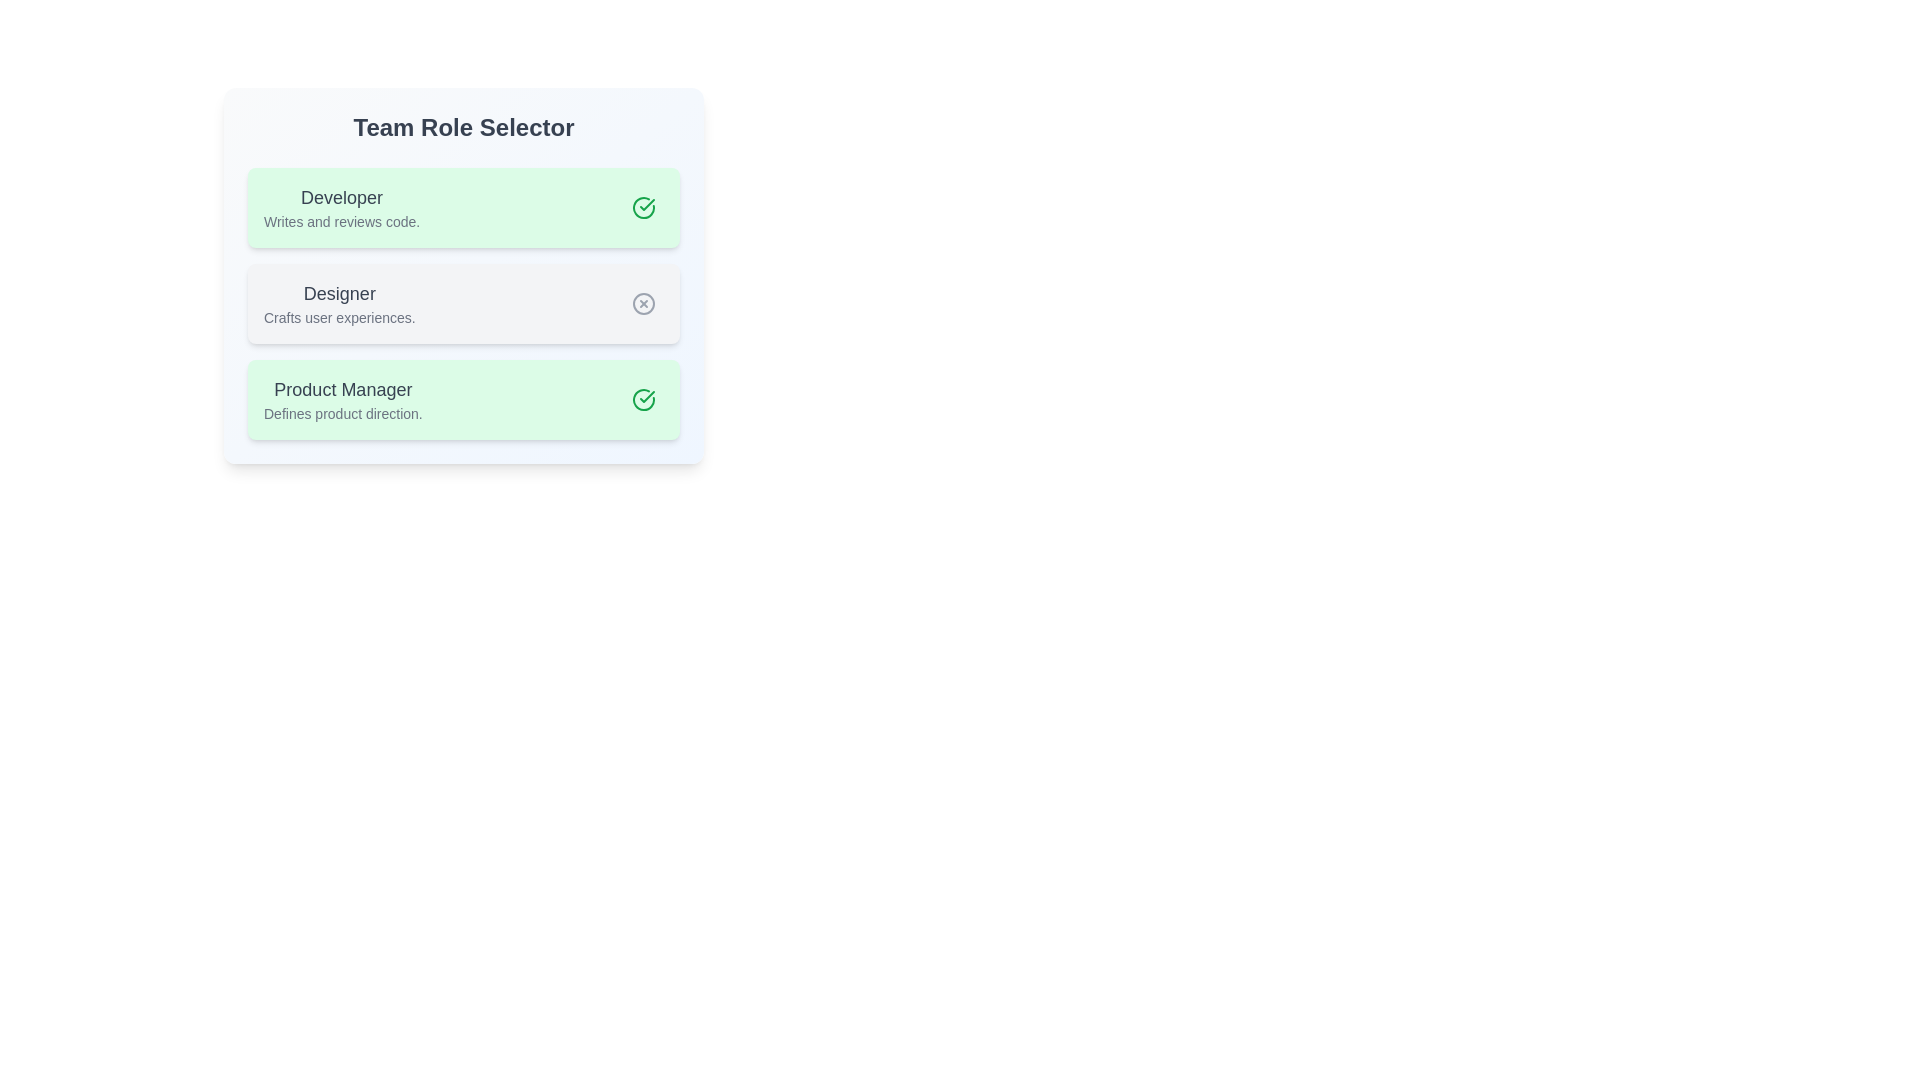  What do you see at coordinates (342, 400) in the screenshot?
I see `the description of the role Product Manager` at bounding box center [342, 400].